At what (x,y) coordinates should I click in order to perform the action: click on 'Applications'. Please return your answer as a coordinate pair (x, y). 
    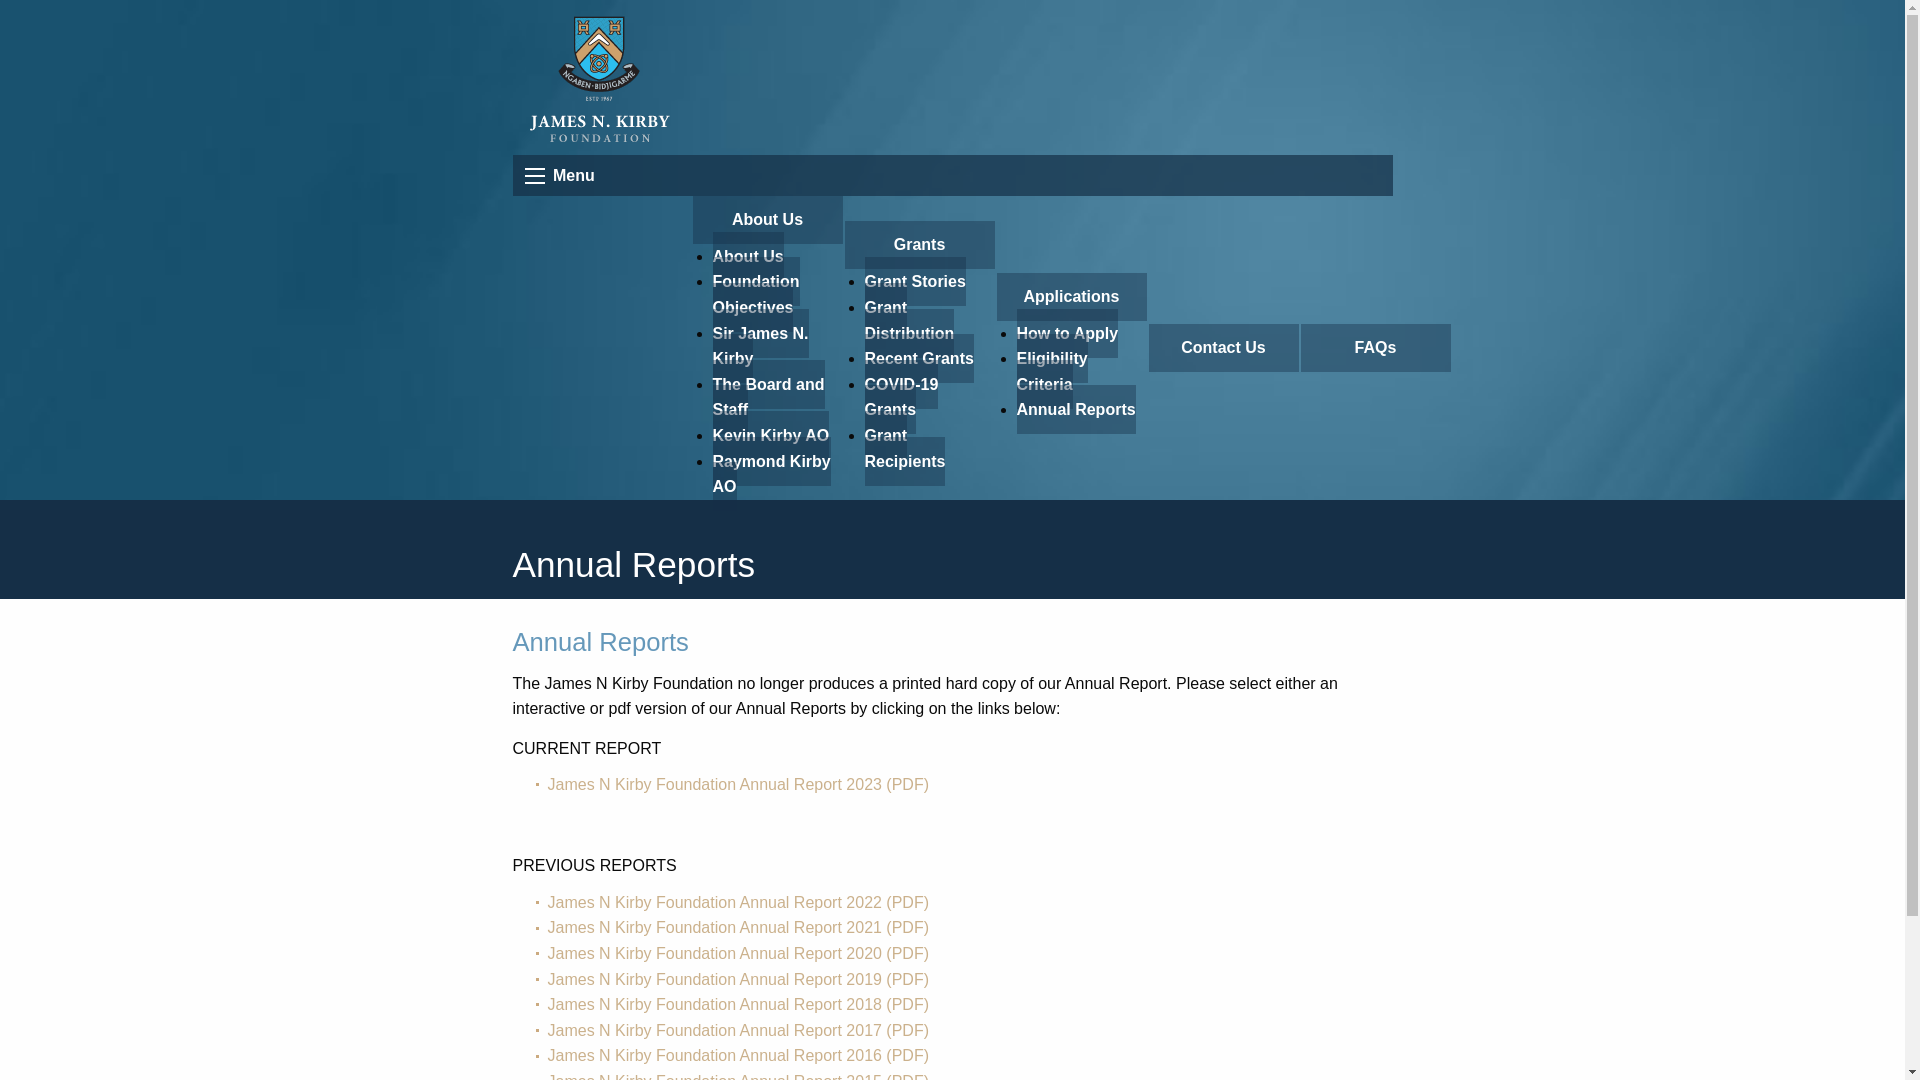
    Looking at the image, I should click on (1069, 297).